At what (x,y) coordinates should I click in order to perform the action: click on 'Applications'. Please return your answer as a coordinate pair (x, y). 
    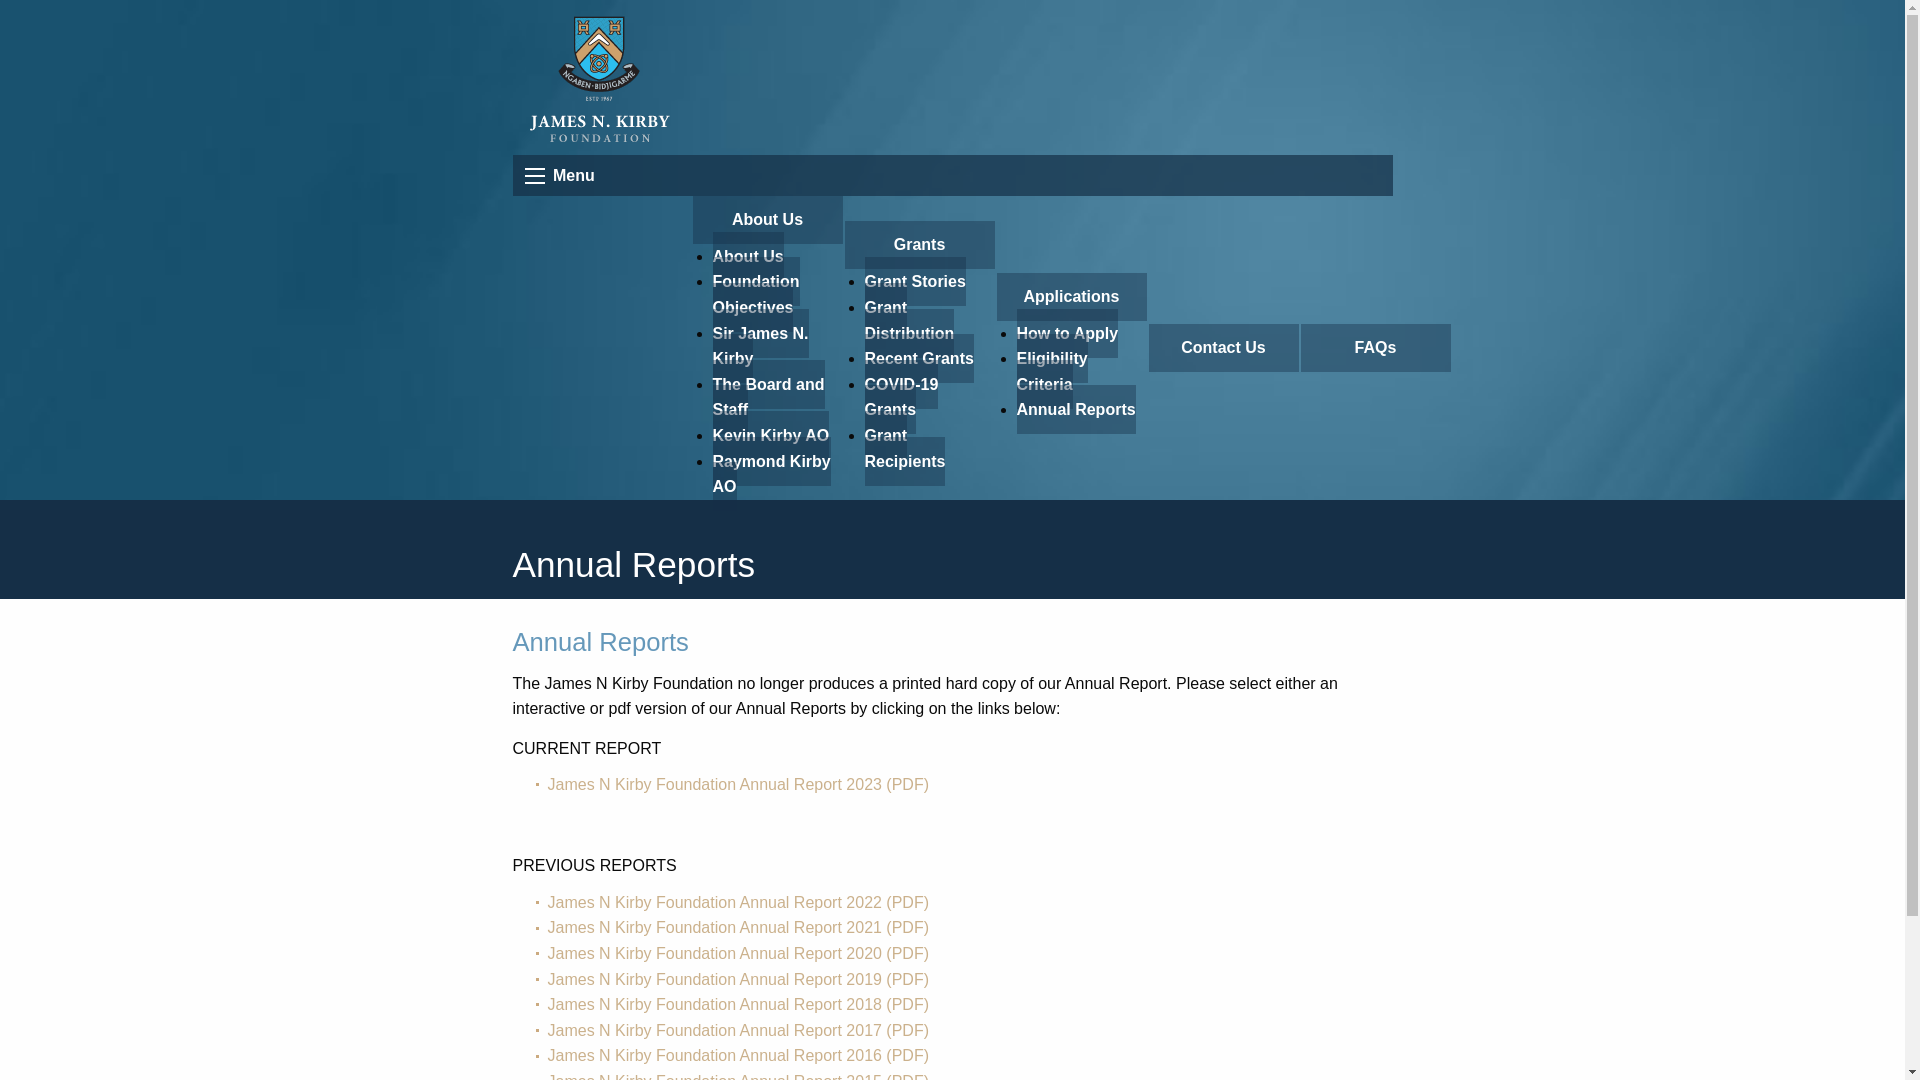
    Looking at the image, I should click on (1069, 297).